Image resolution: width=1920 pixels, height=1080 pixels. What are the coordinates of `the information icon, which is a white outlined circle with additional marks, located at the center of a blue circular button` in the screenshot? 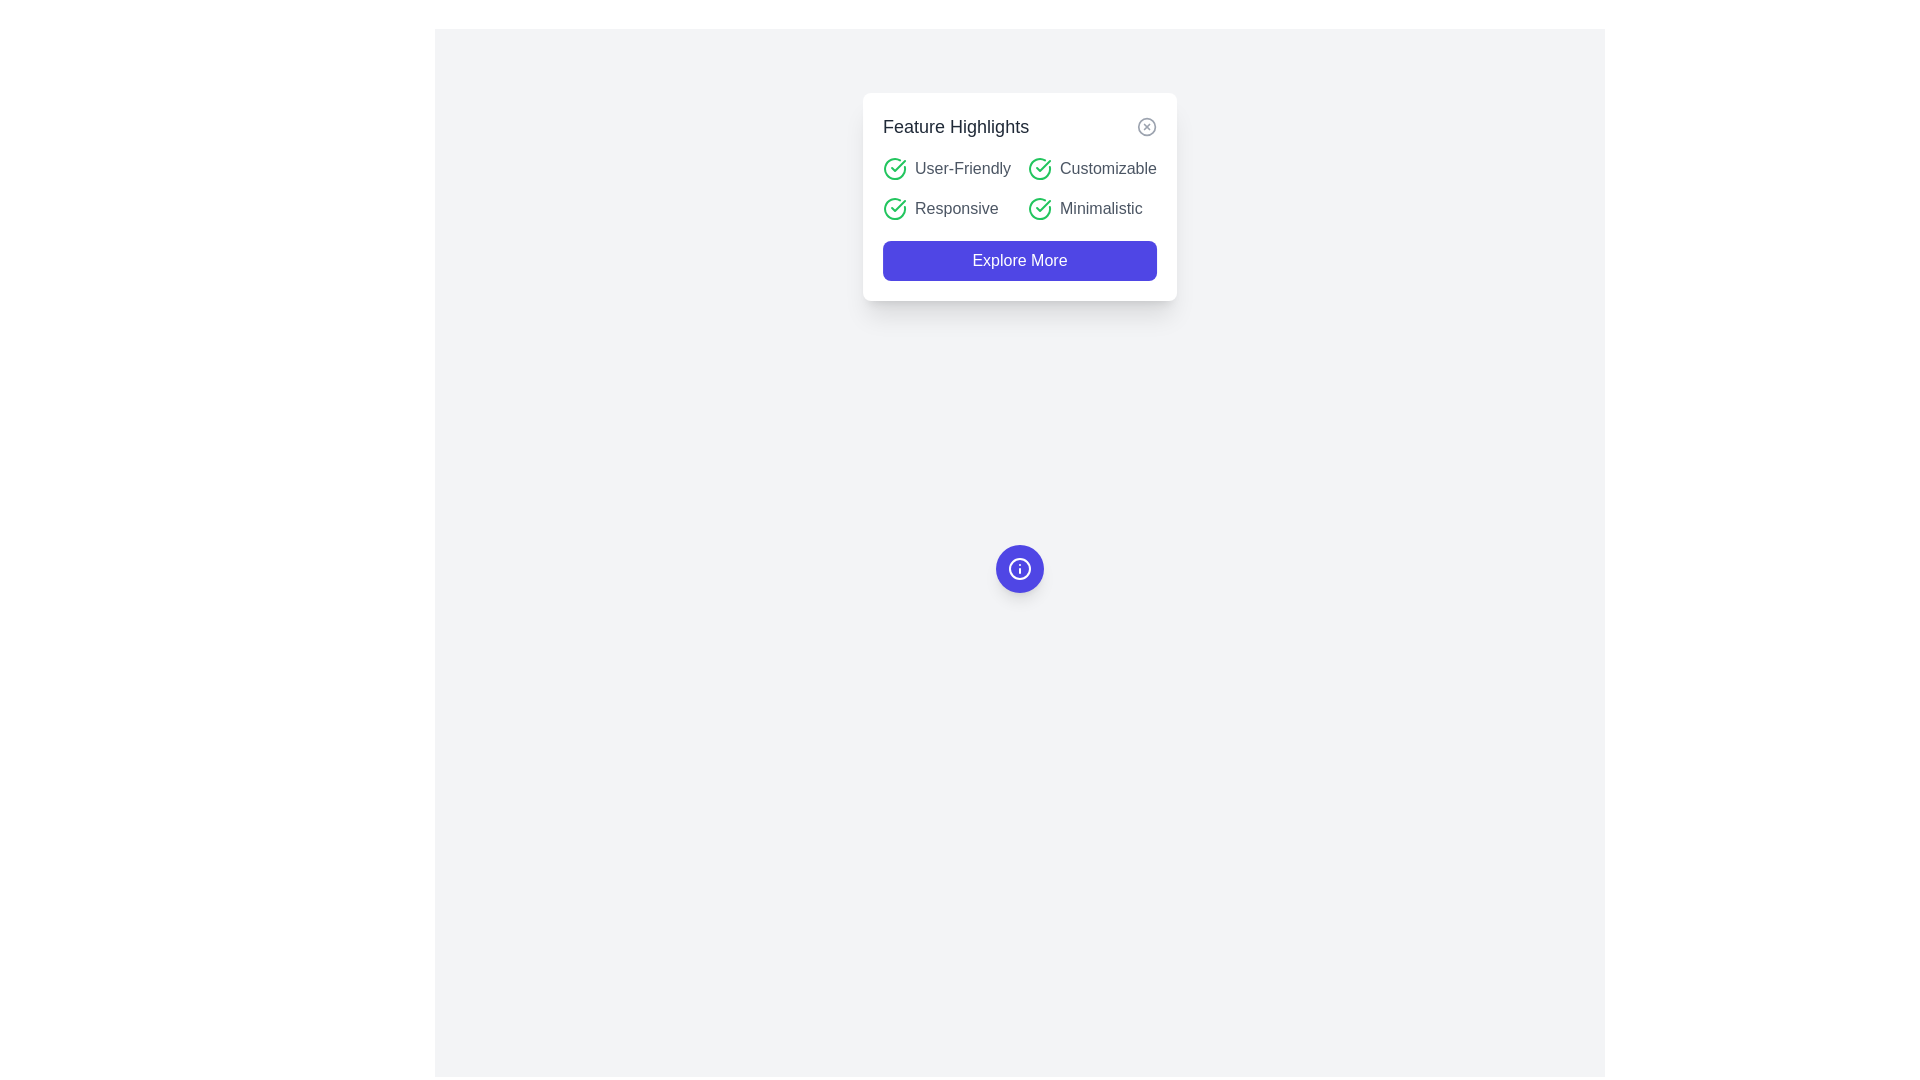 It's located at (1019, 569).